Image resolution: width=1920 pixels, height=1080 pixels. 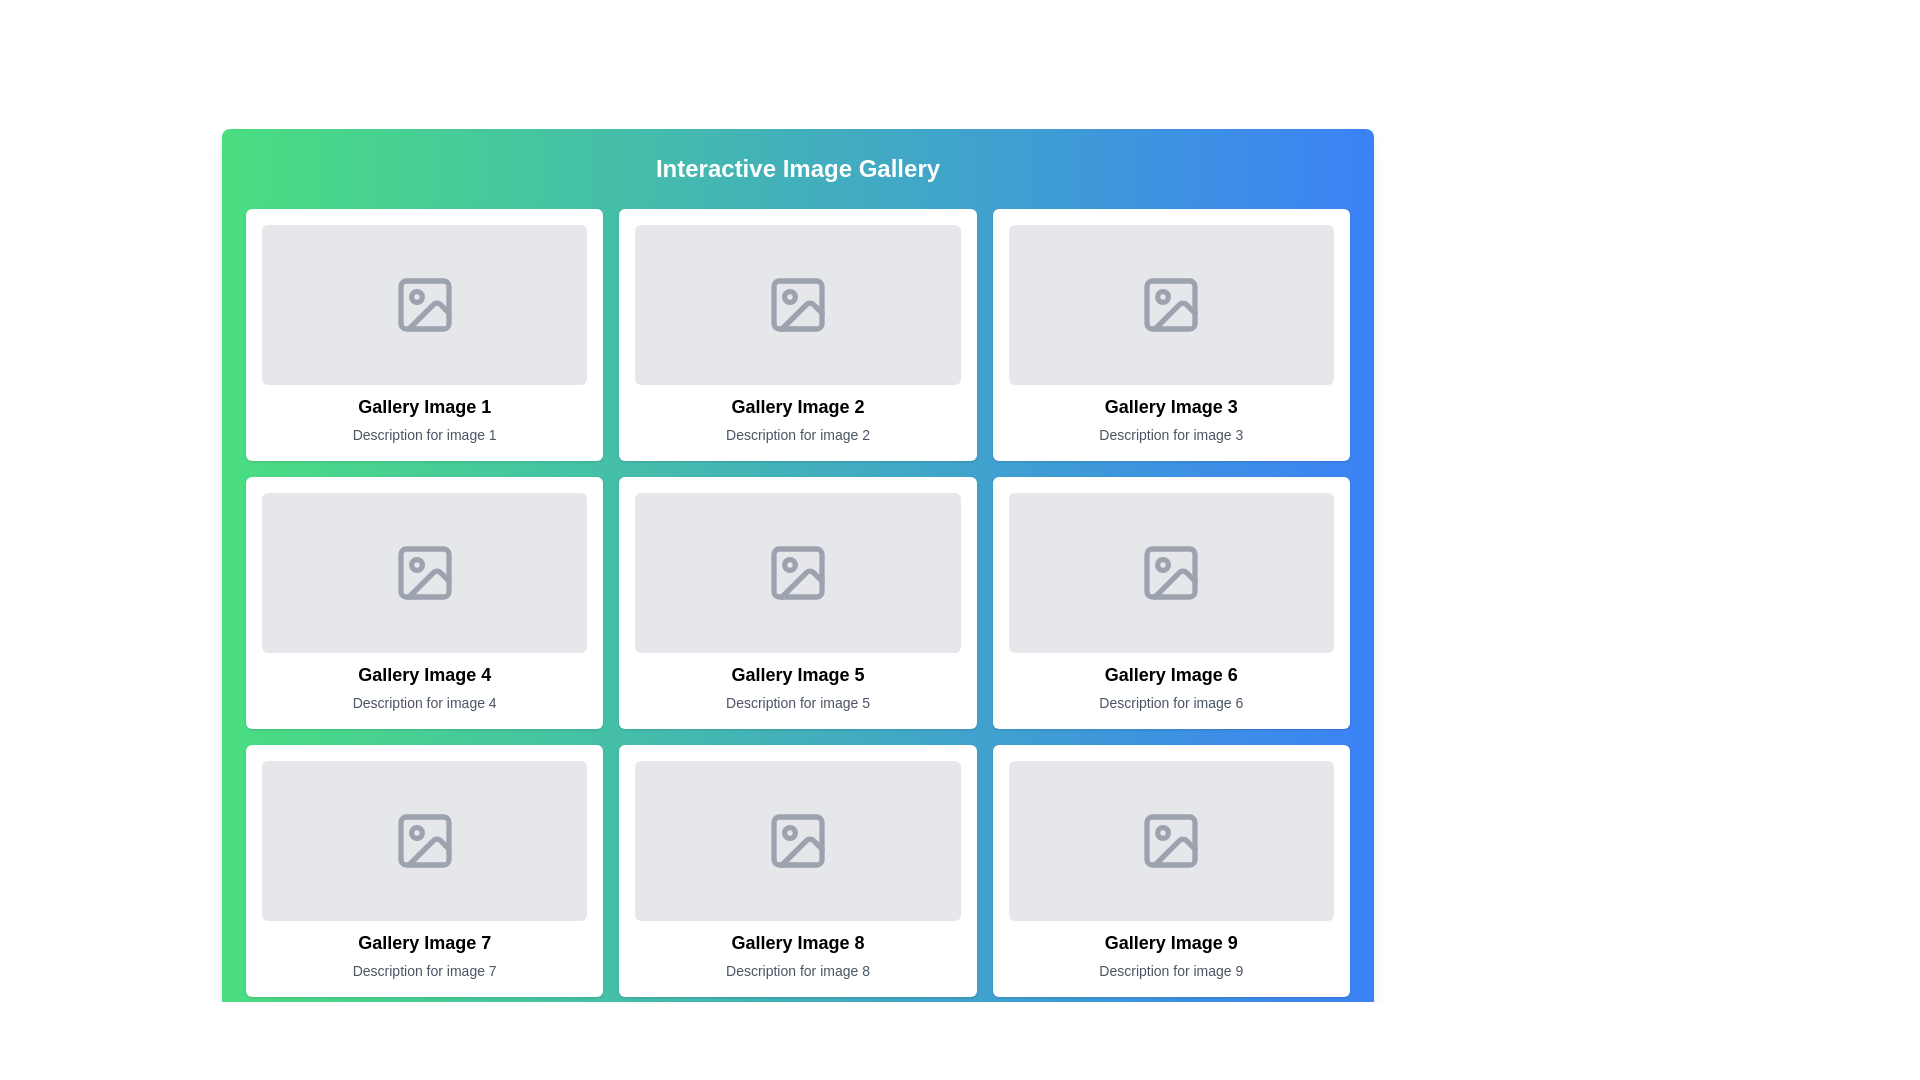 I want to click on the top-left card in the grid layout that has a white rectangular appearance with rounded corners, shadow effect, and contains bold text 'Gallery Image 1' and smaller text 'Description for image 1', so click(x=423, y=334).